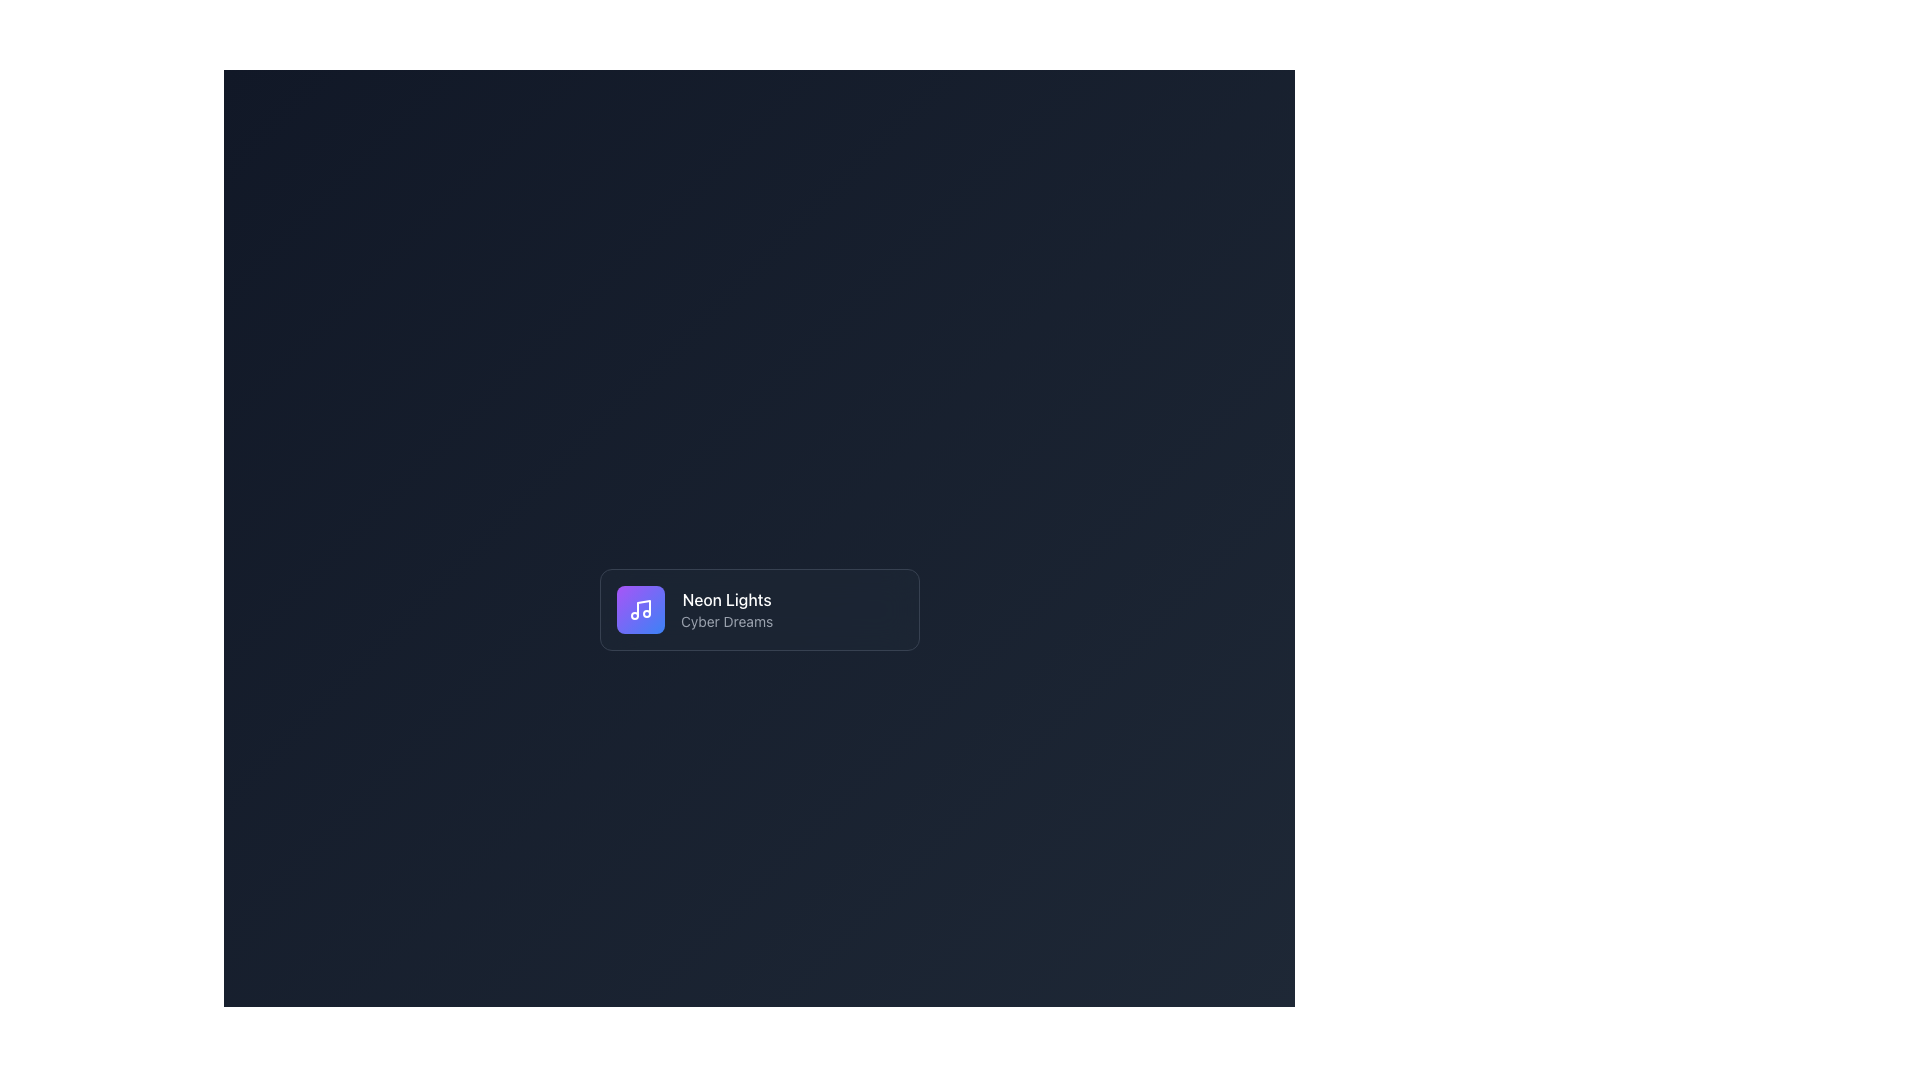 The image size is (1920, 1080). I want to click on the leftmost circular interactive icon located at the bottom-right corner of the interface to change its appearance from gray to white, so click(808, 1014).